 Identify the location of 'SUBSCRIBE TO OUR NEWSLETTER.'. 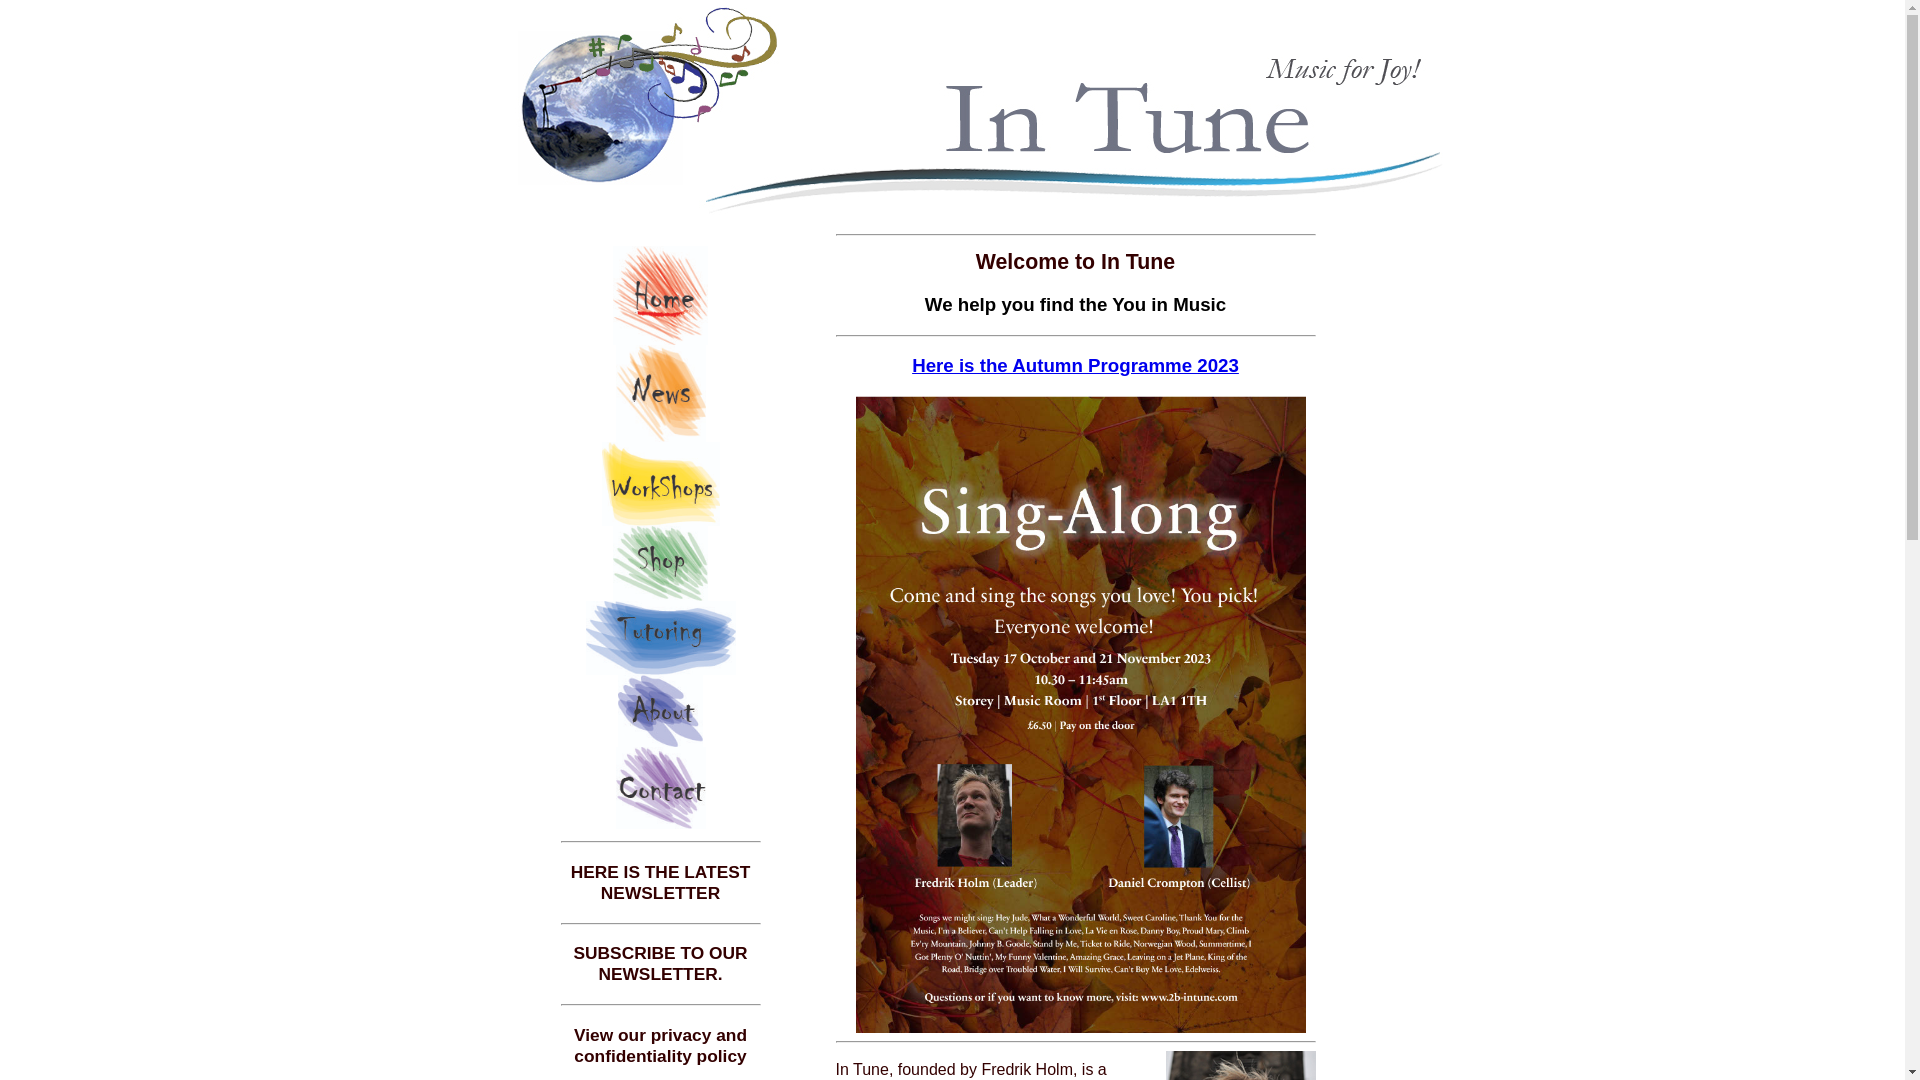
(661, 962).